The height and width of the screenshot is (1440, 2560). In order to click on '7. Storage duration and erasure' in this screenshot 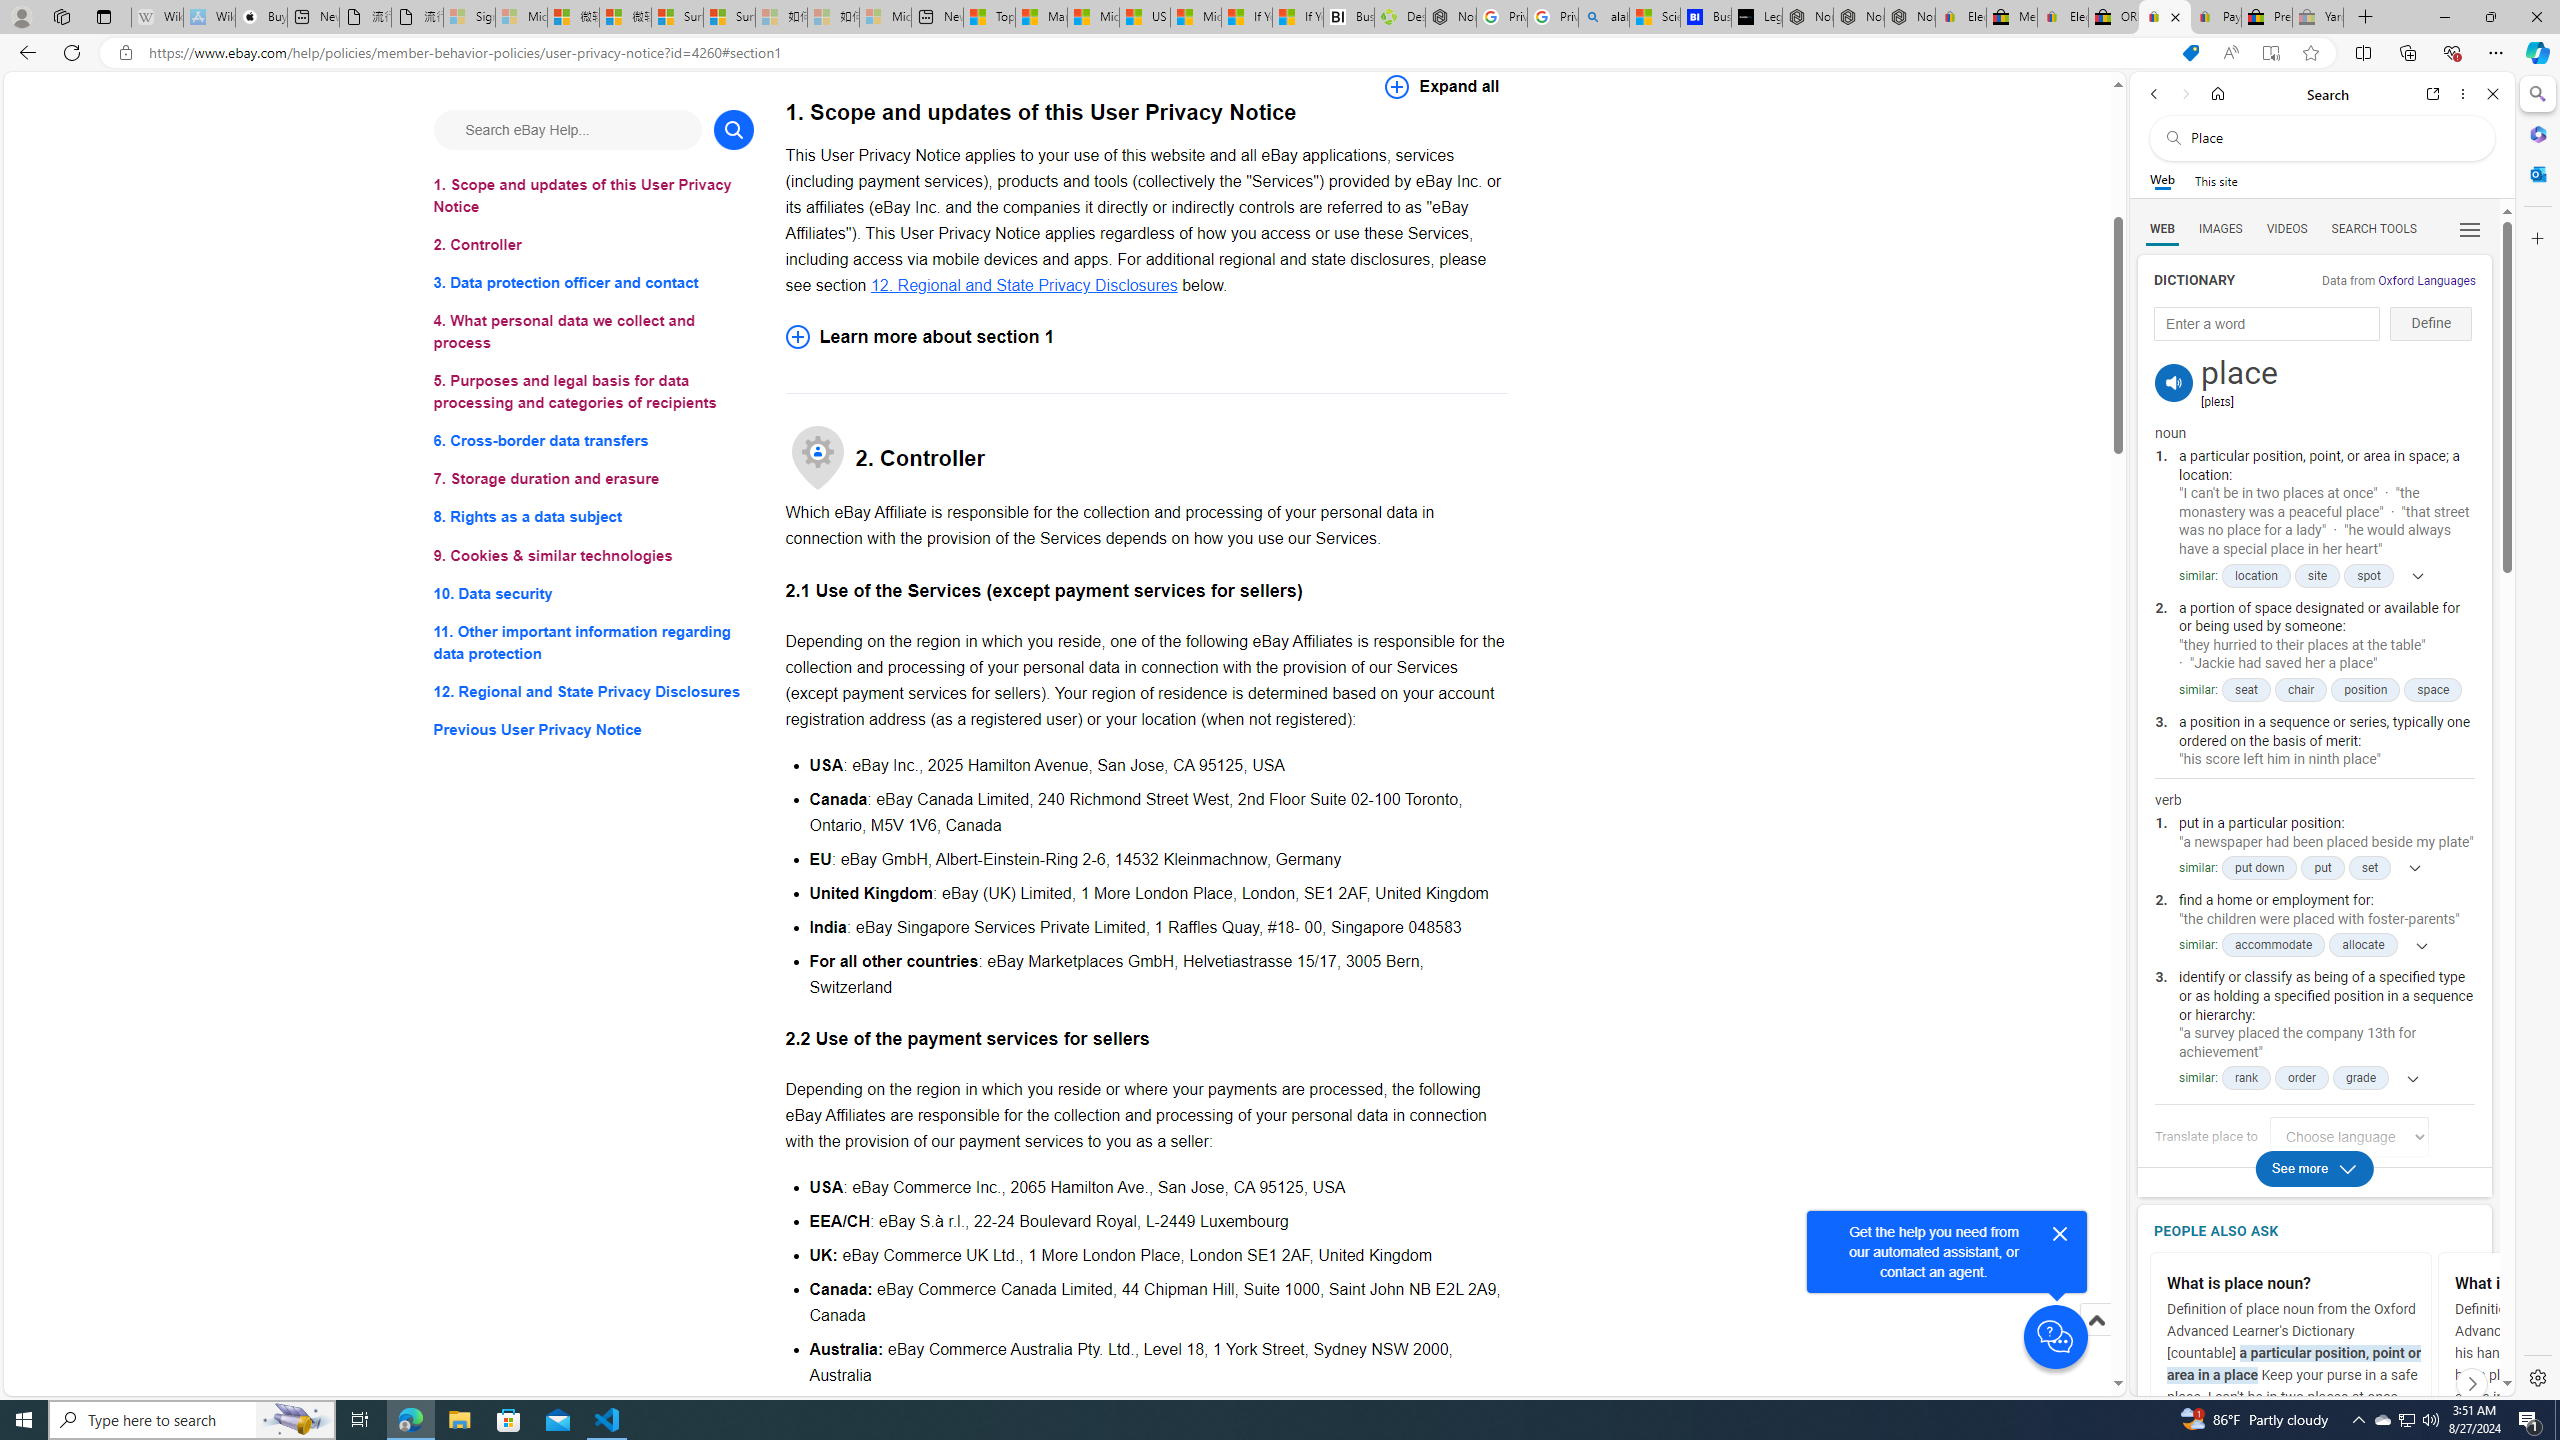, I will do `click(592, 478)`.